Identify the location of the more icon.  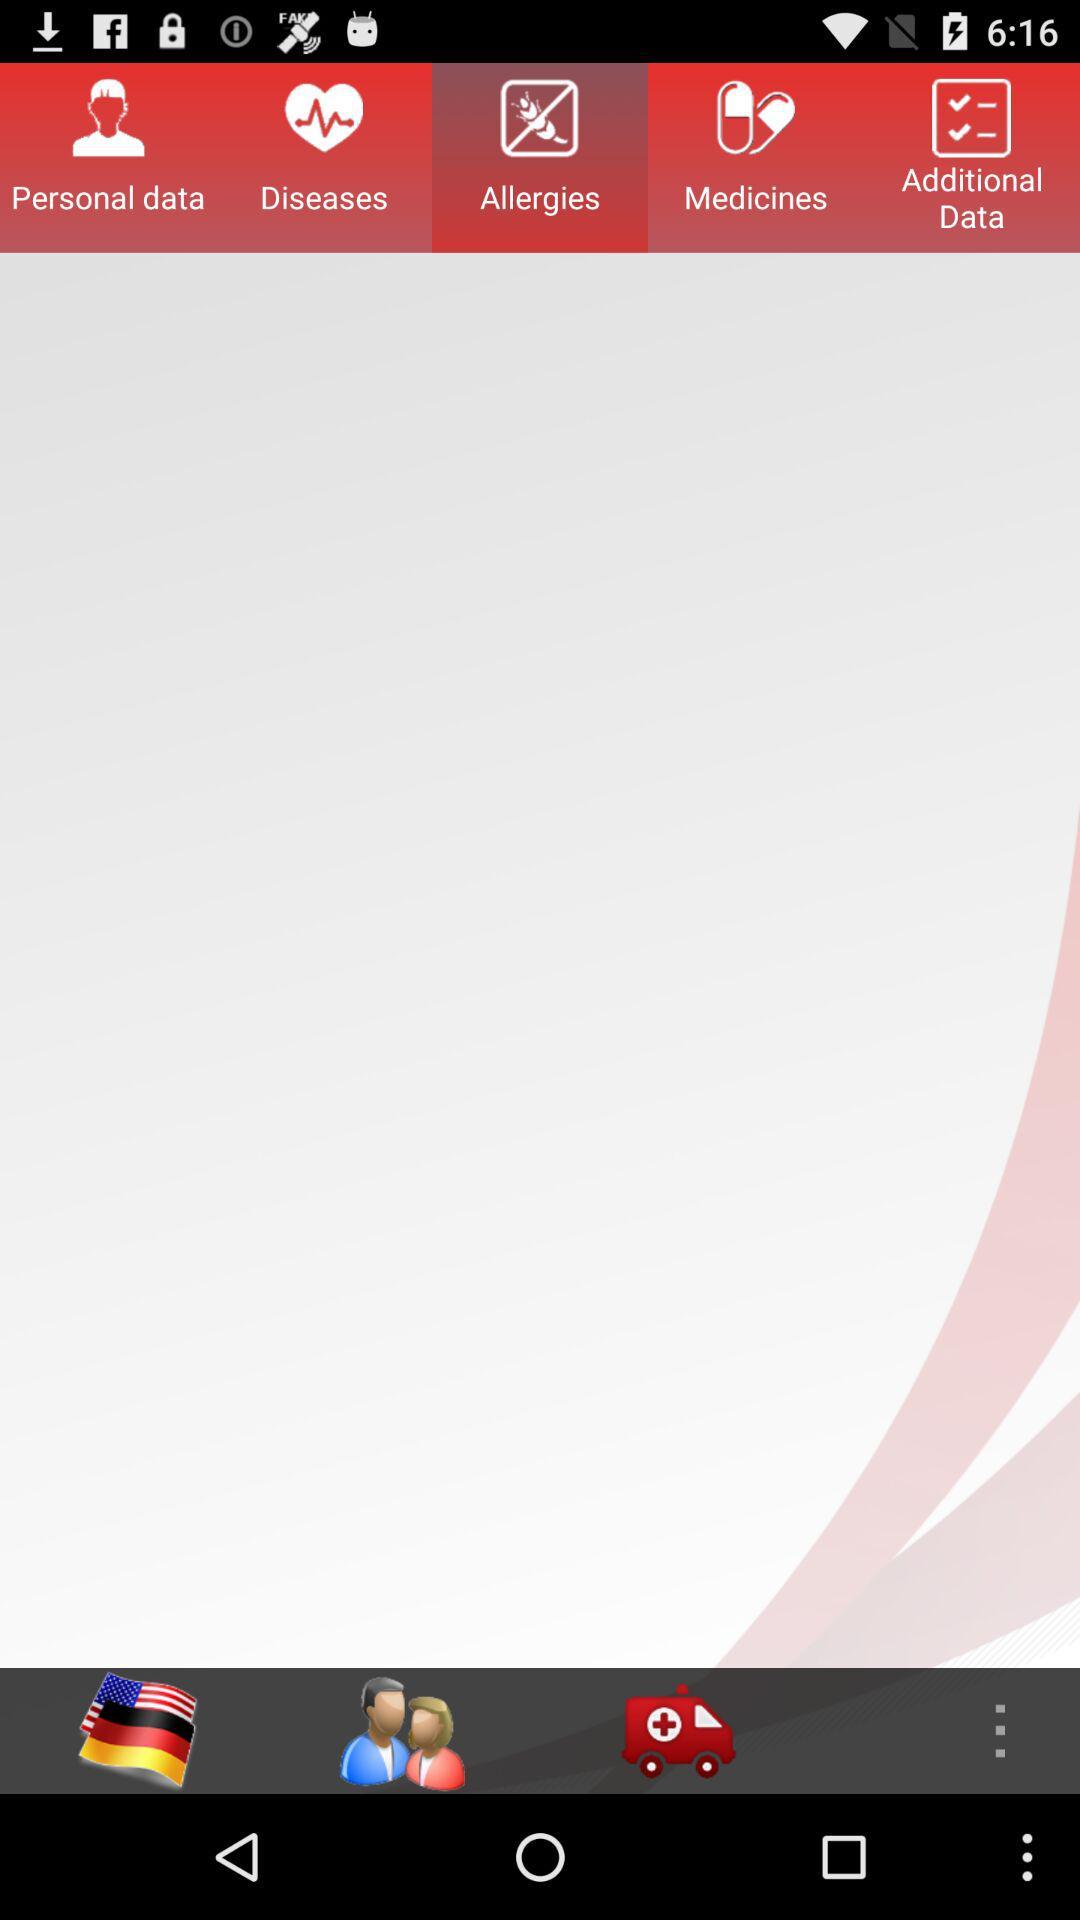
(941, 1851).